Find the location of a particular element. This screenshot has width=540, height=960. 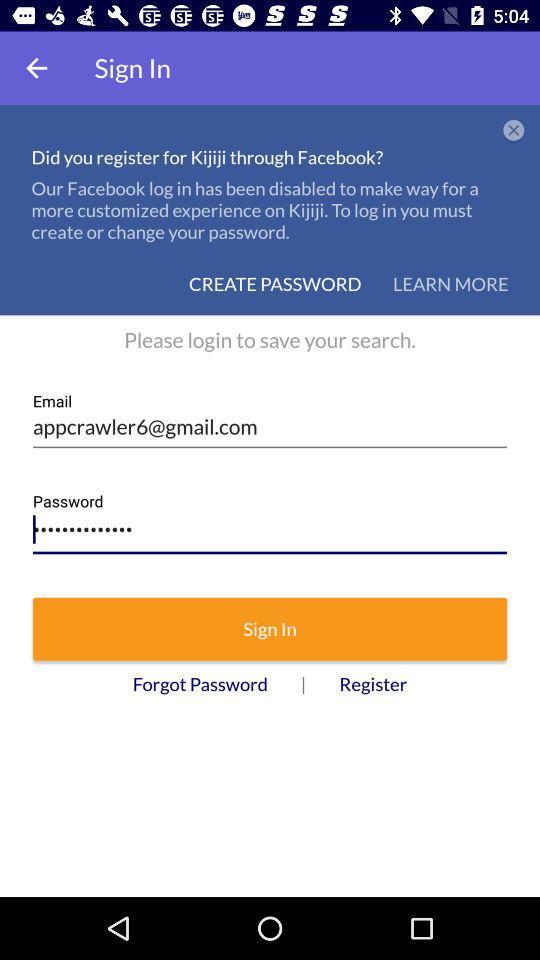

item to the left of sign in is located at coordinates (36, 68).